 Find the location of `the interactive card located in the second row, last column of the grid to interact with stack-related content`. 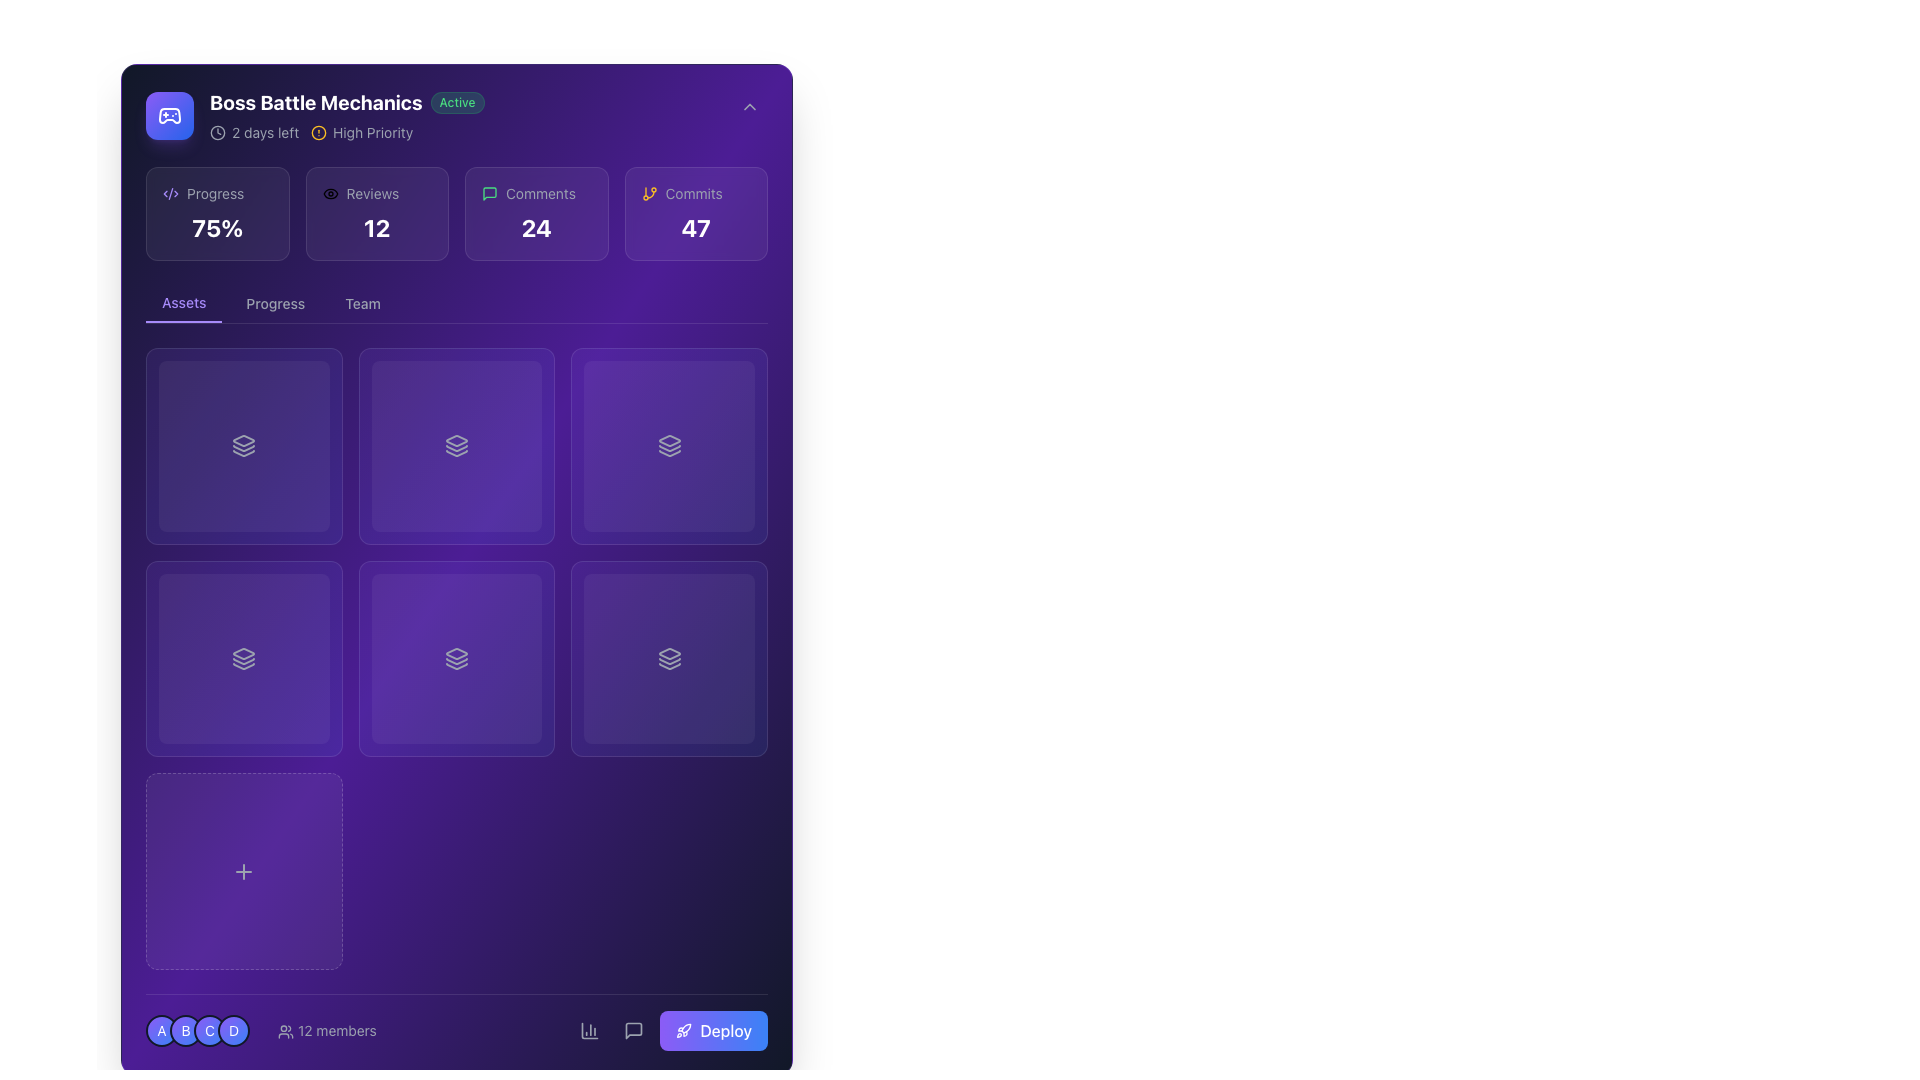

the interactive card located in the second row, last column of the grid to interact with stack-related content is located at coordinates (669, 445).